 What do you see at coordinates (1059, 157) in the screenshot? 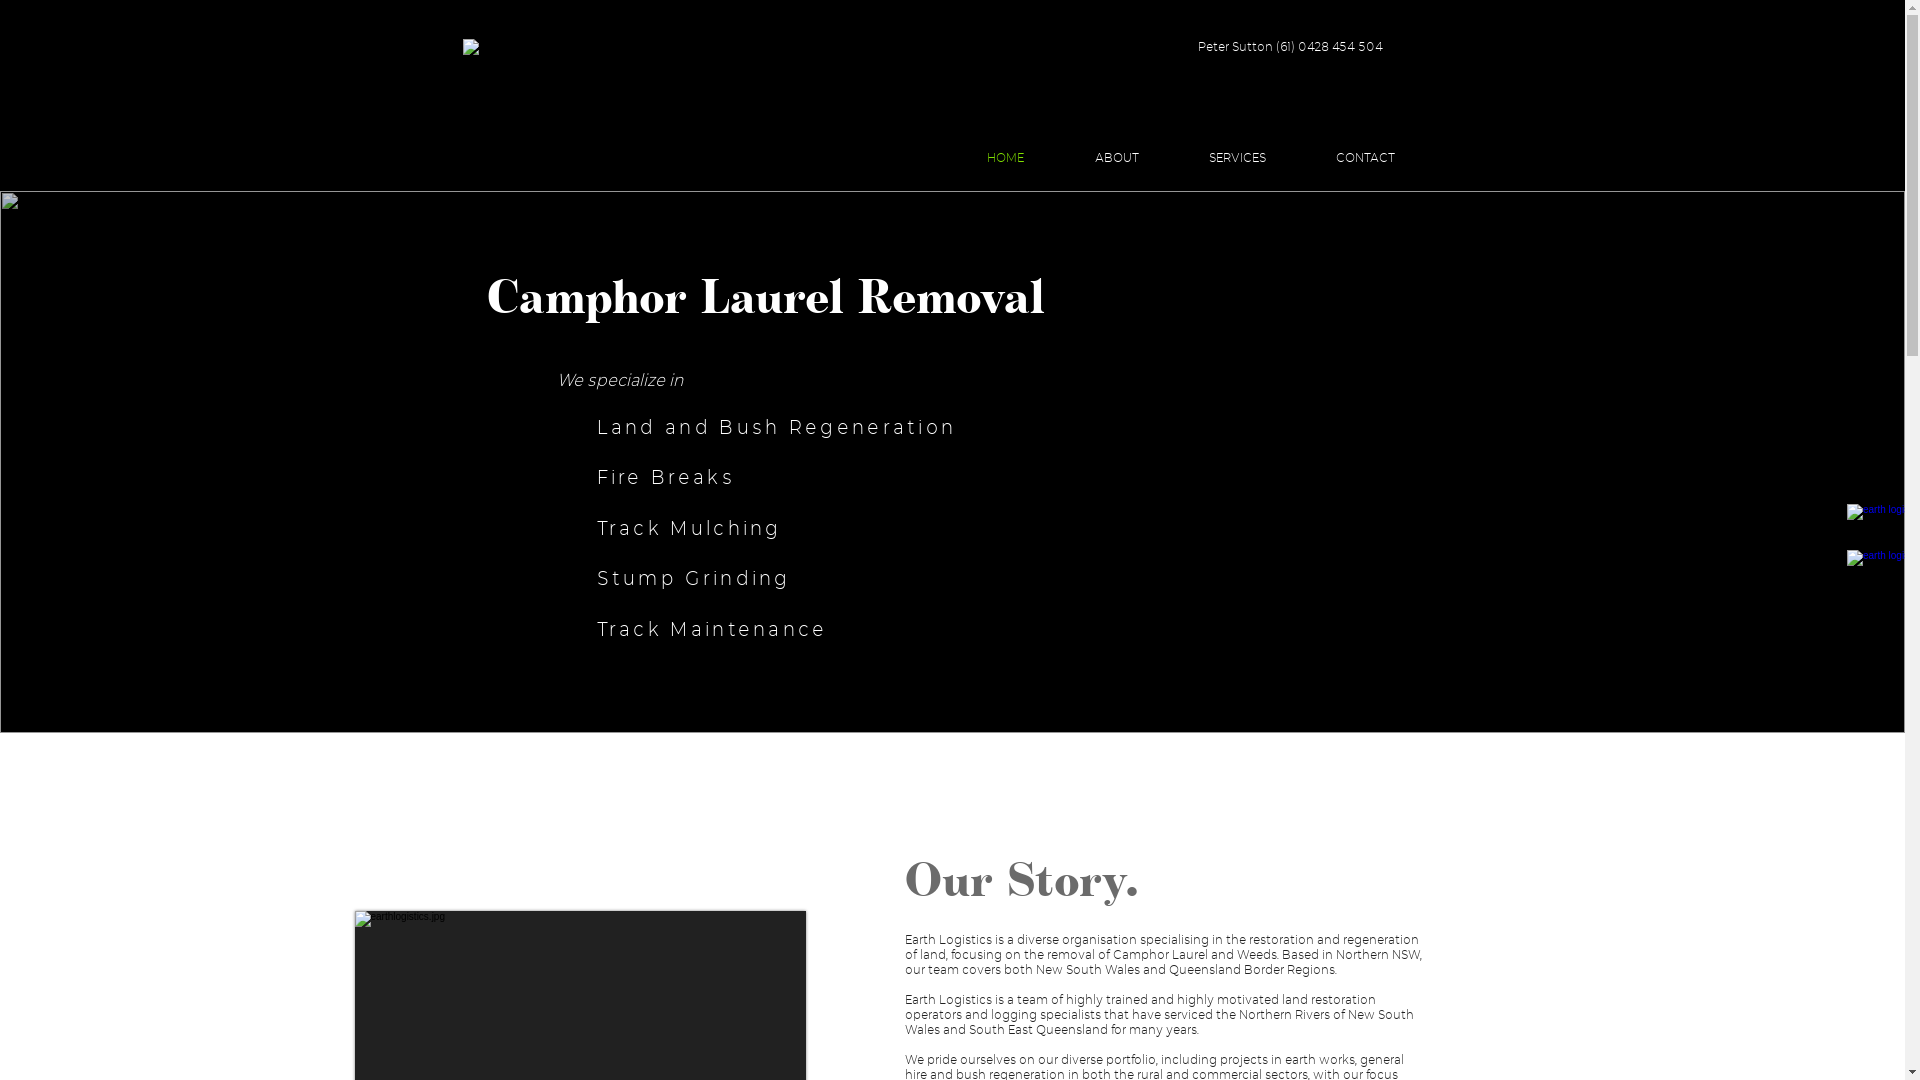
I see `'ABOUT'` at bounding box center [1059, 157].